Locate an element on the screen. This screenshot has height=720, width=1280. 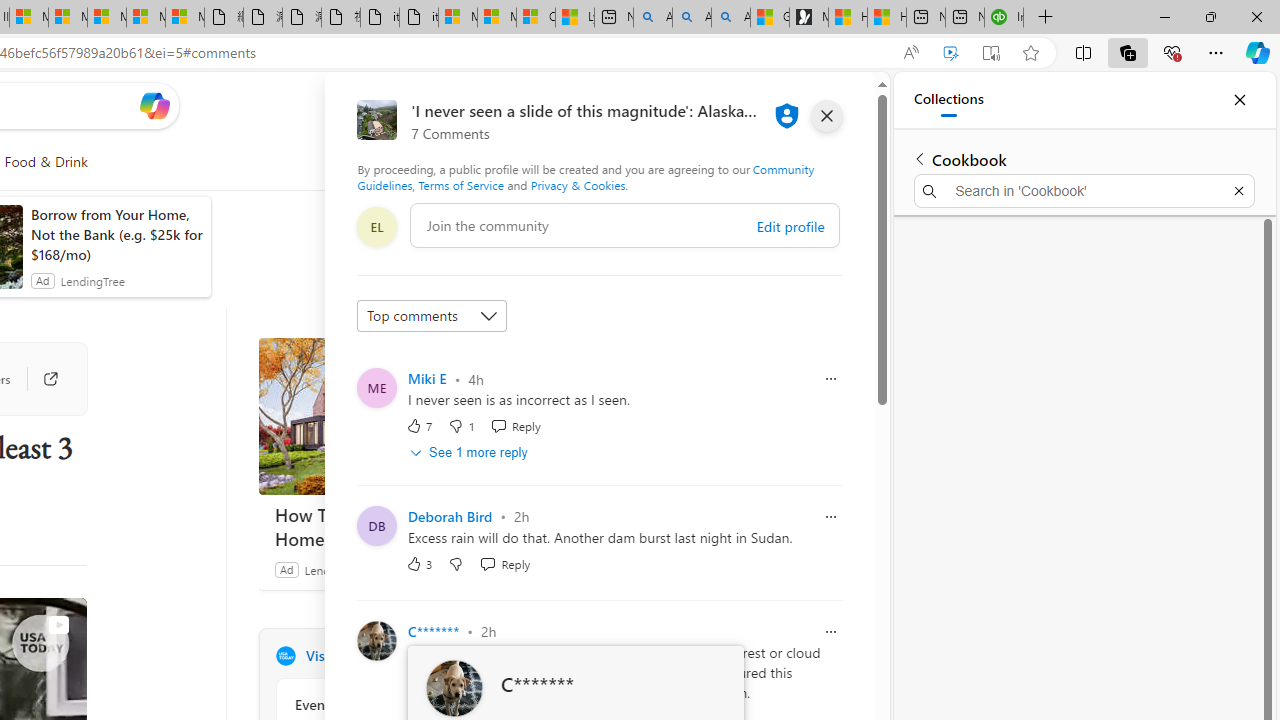
'Terms of Service' is located at coordinates (460, 185).